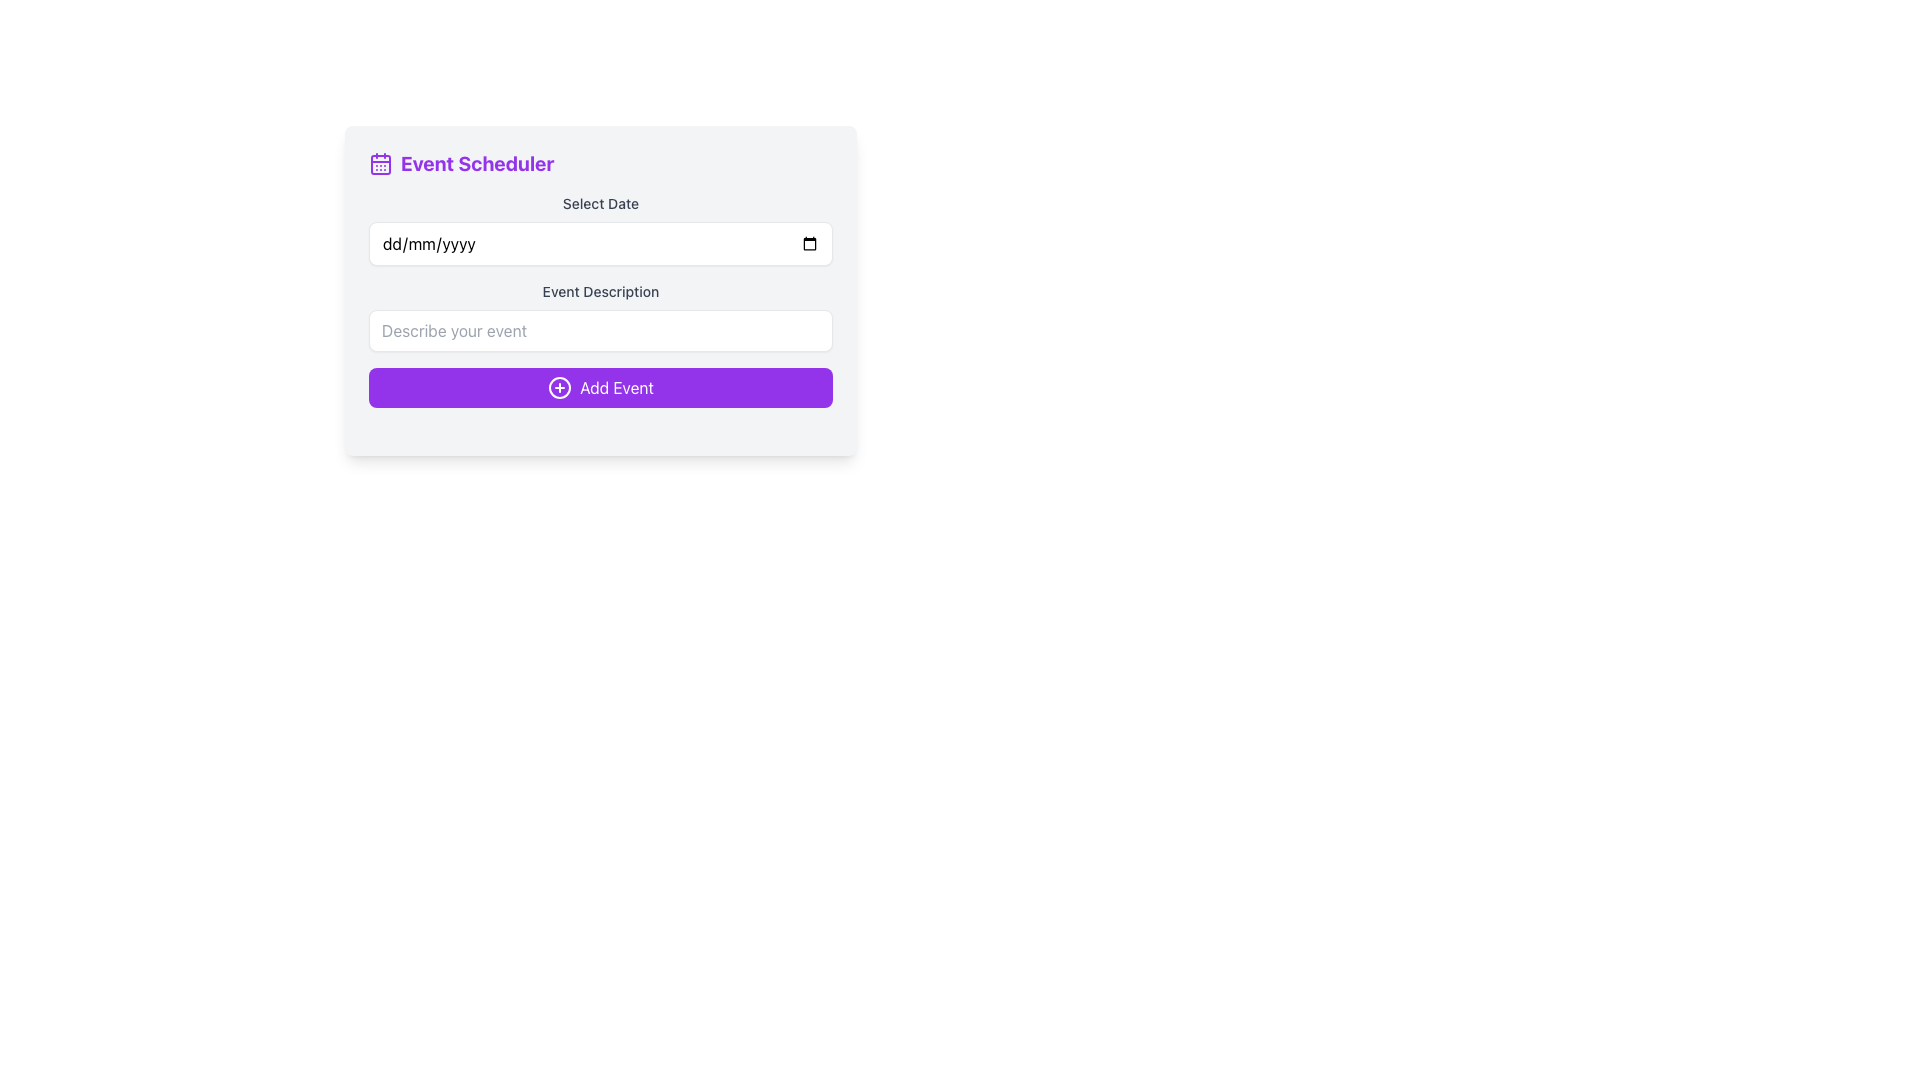 The width and height of the screenshot is (1920, 1080). What do you see at coordinates (599, 388) in the screenshot?
I see `the 'Submit' button located at the bottom of the 'Event Scheduler' form` at bounding box center [599, 388].